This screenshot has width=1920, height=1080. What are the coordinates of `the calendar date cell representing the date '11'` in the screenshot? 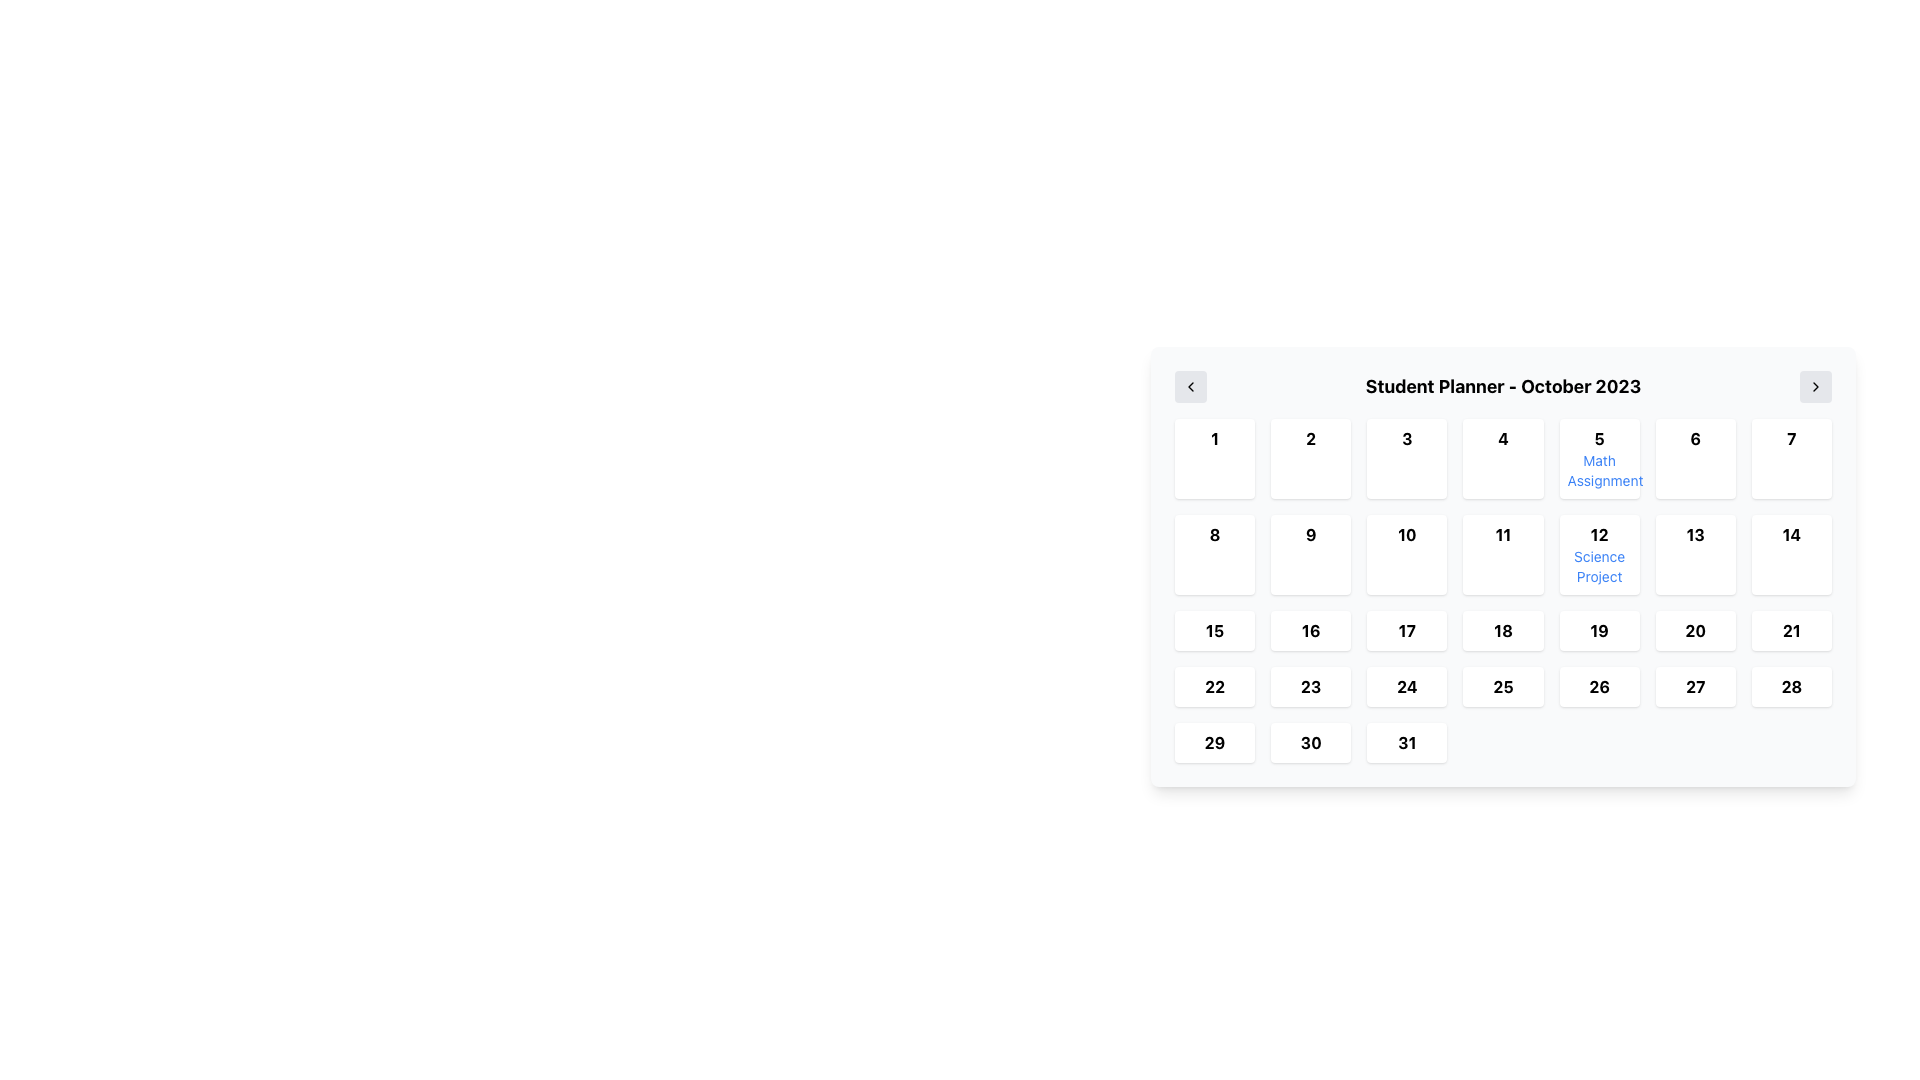 It's located at (1503, 555).